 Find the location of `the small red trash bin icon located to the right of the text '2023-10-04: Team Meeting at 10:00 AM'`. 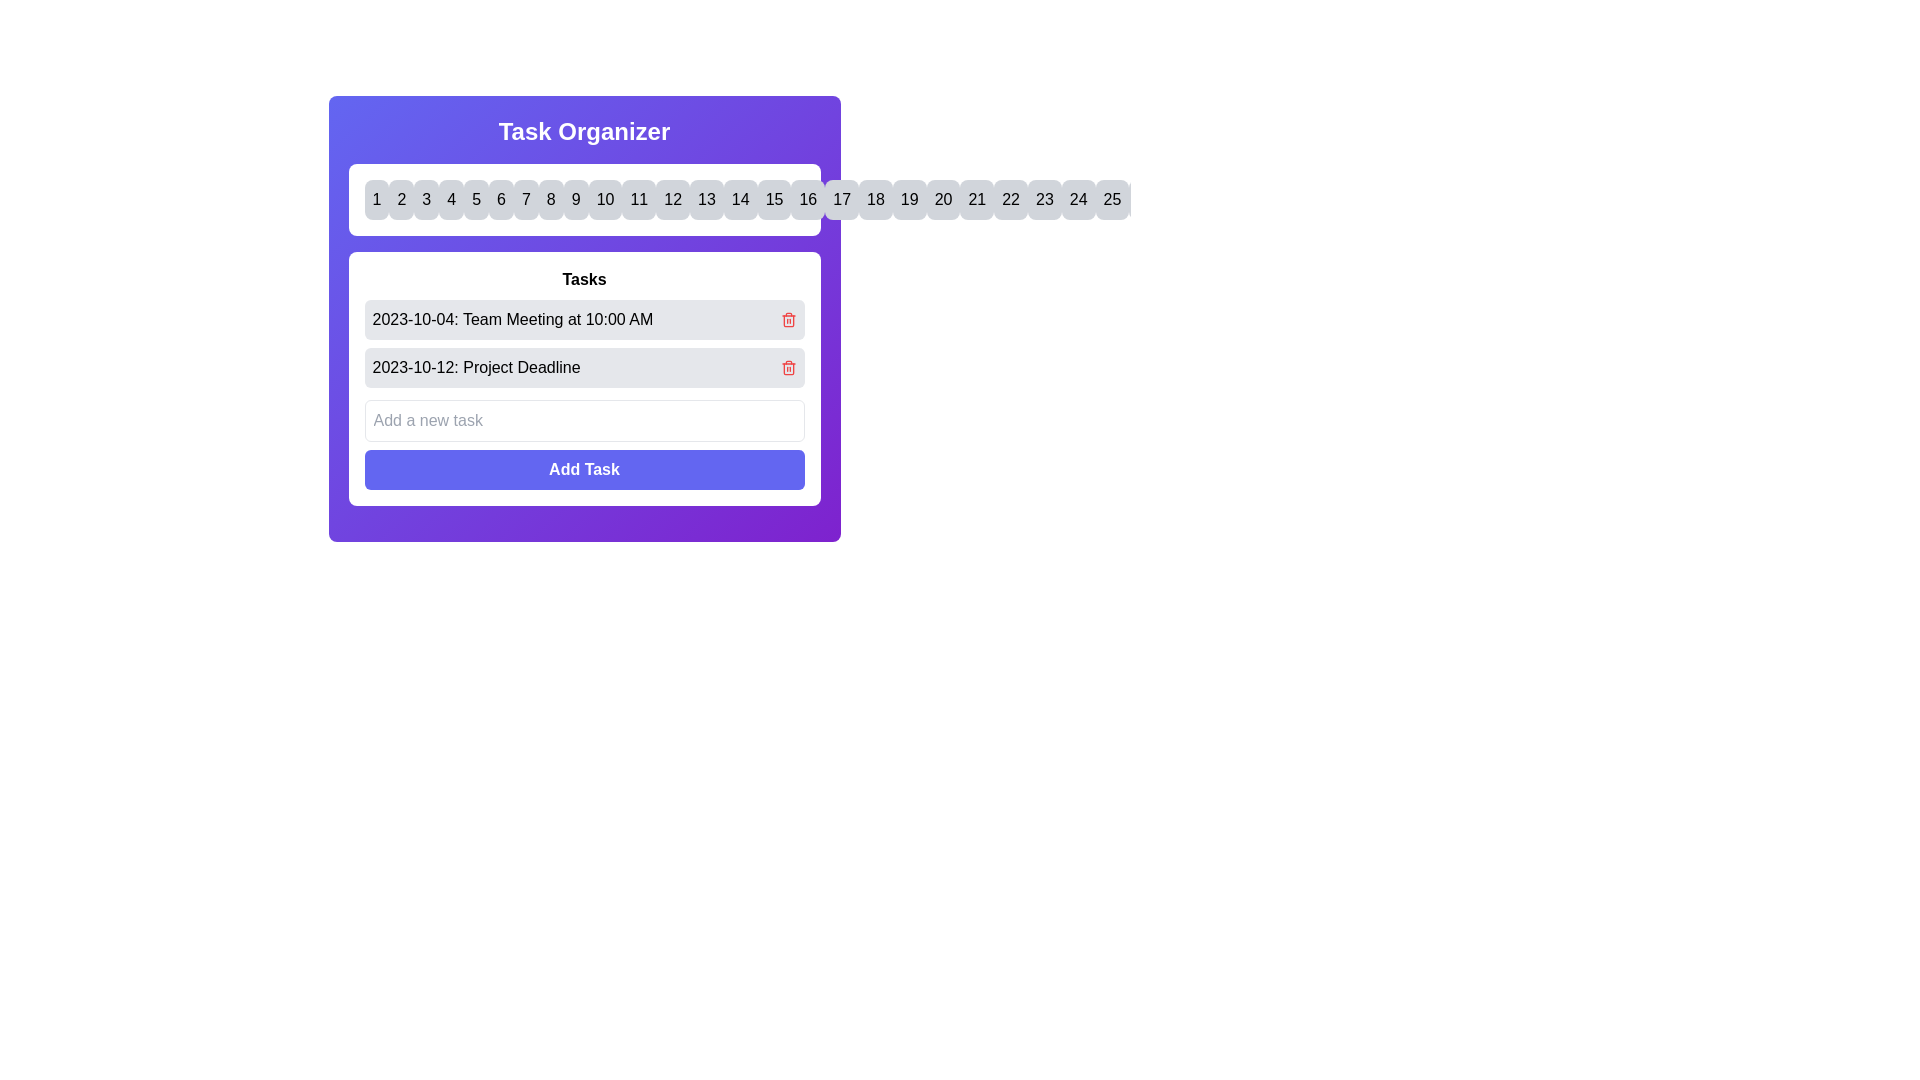

the small red trash bin icon located to the right of the text '2023-10-04: Team Meeting at 10:00 AM' is located at coordinates (787, 319).